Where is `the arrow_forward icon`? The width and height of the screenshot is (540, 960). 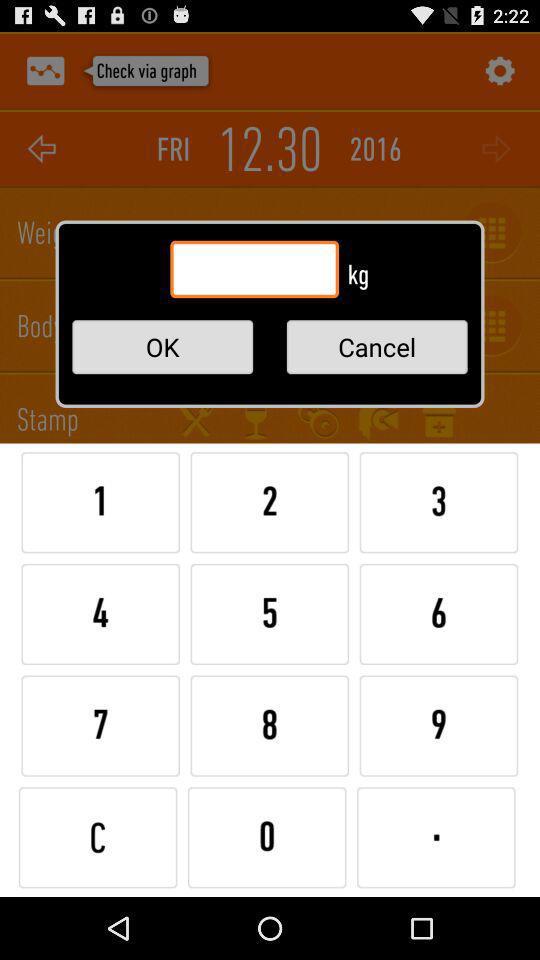
the arrow_forward icon is located at coordinates (497, 157).